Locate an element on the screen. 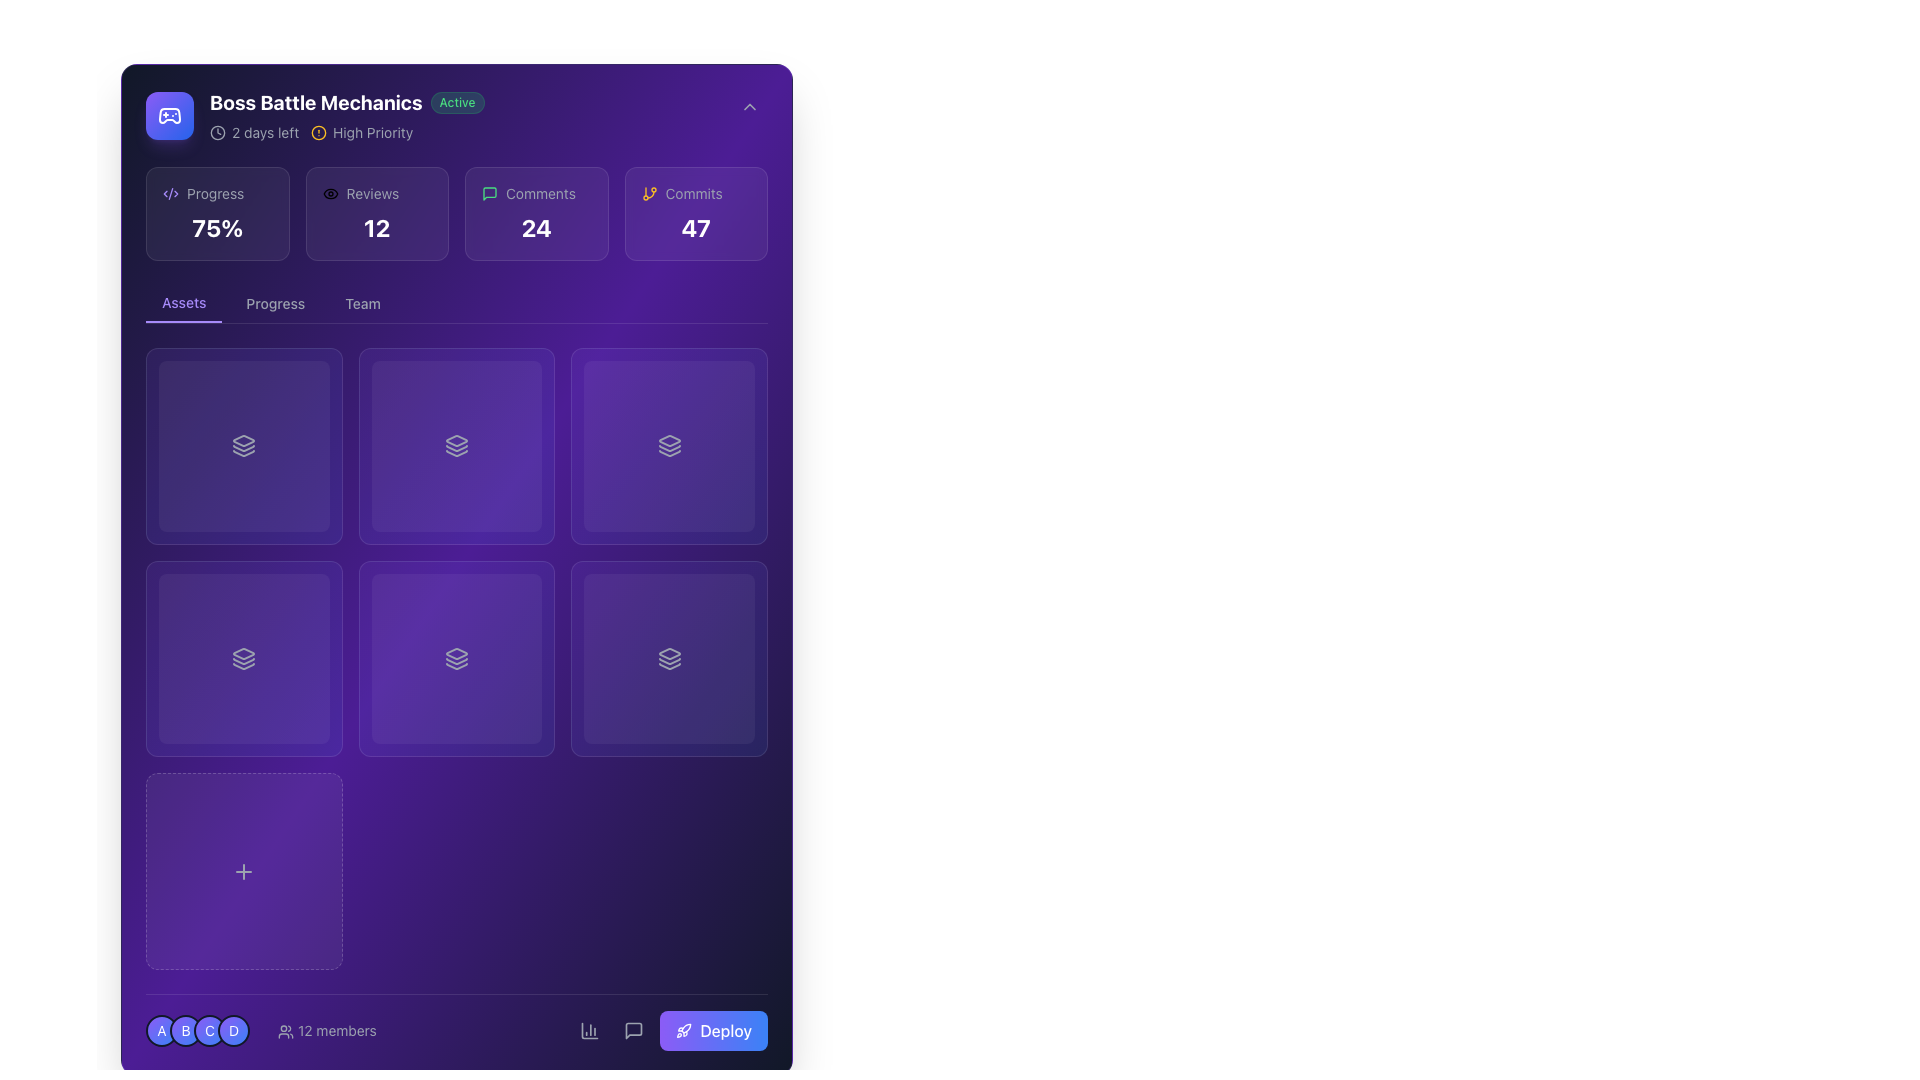 This screenshot has height=1080, width=1920. the active 'Assets' tab button in the navigation bar is located at coordinates (184, 304).